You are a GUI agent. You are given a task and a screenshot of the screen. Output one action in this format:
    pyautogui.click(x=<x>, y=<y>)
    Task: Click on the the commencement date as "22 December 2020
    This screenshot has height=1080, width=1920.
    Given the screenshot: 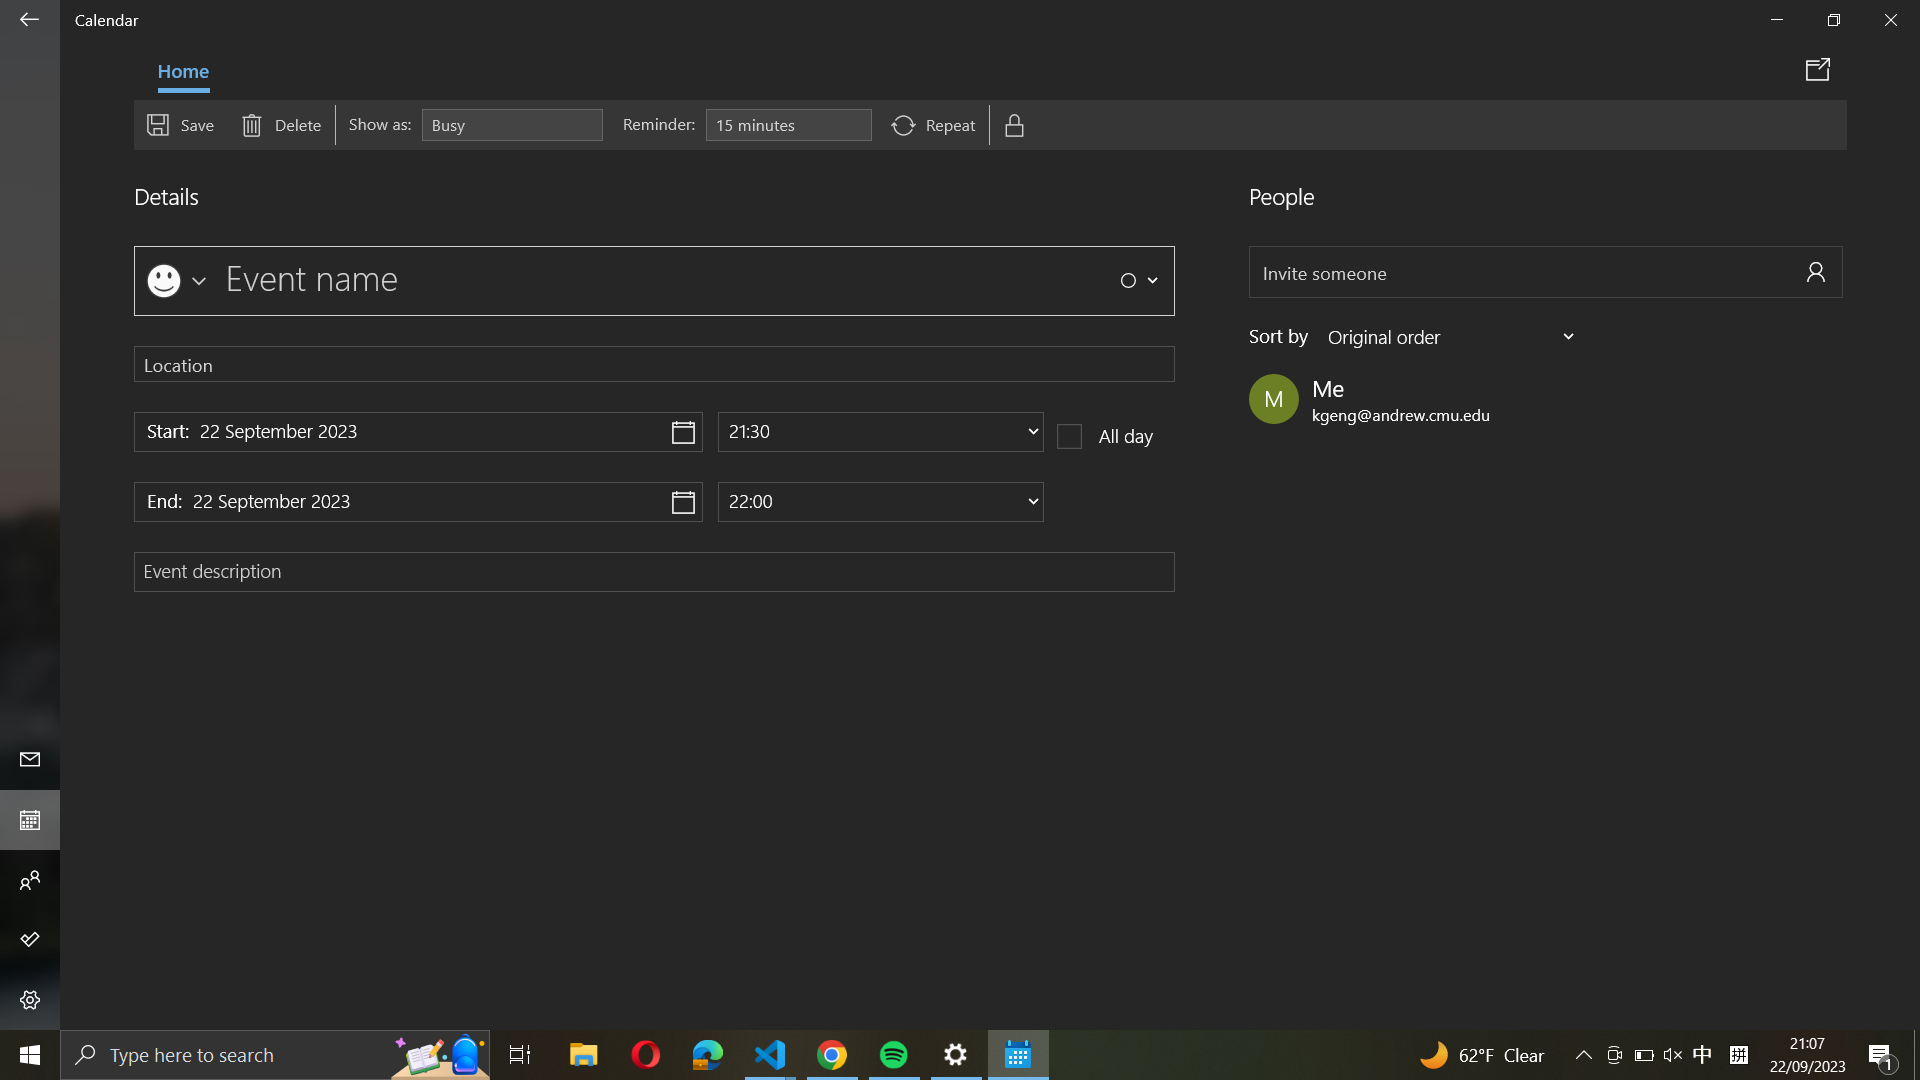 What is the action you would take?
    pyautogui.click(x=417, y=431)
    